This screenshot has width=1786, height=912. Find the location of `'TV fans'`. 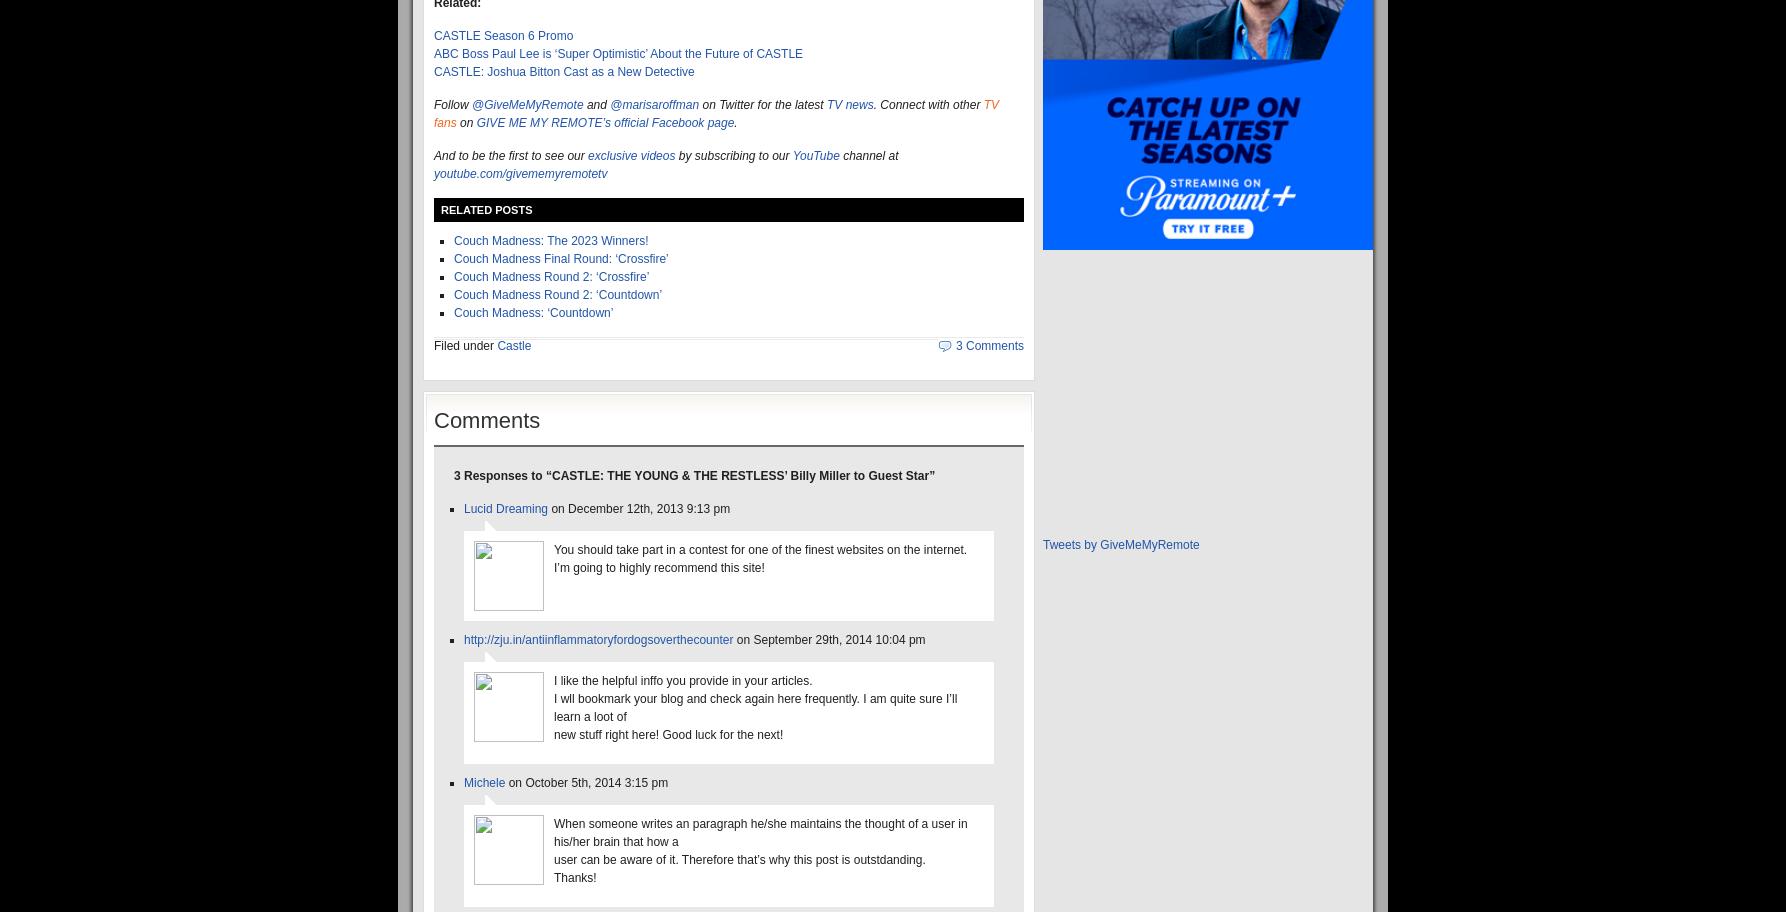

'TV fans' is located at coordinates (716, 114).